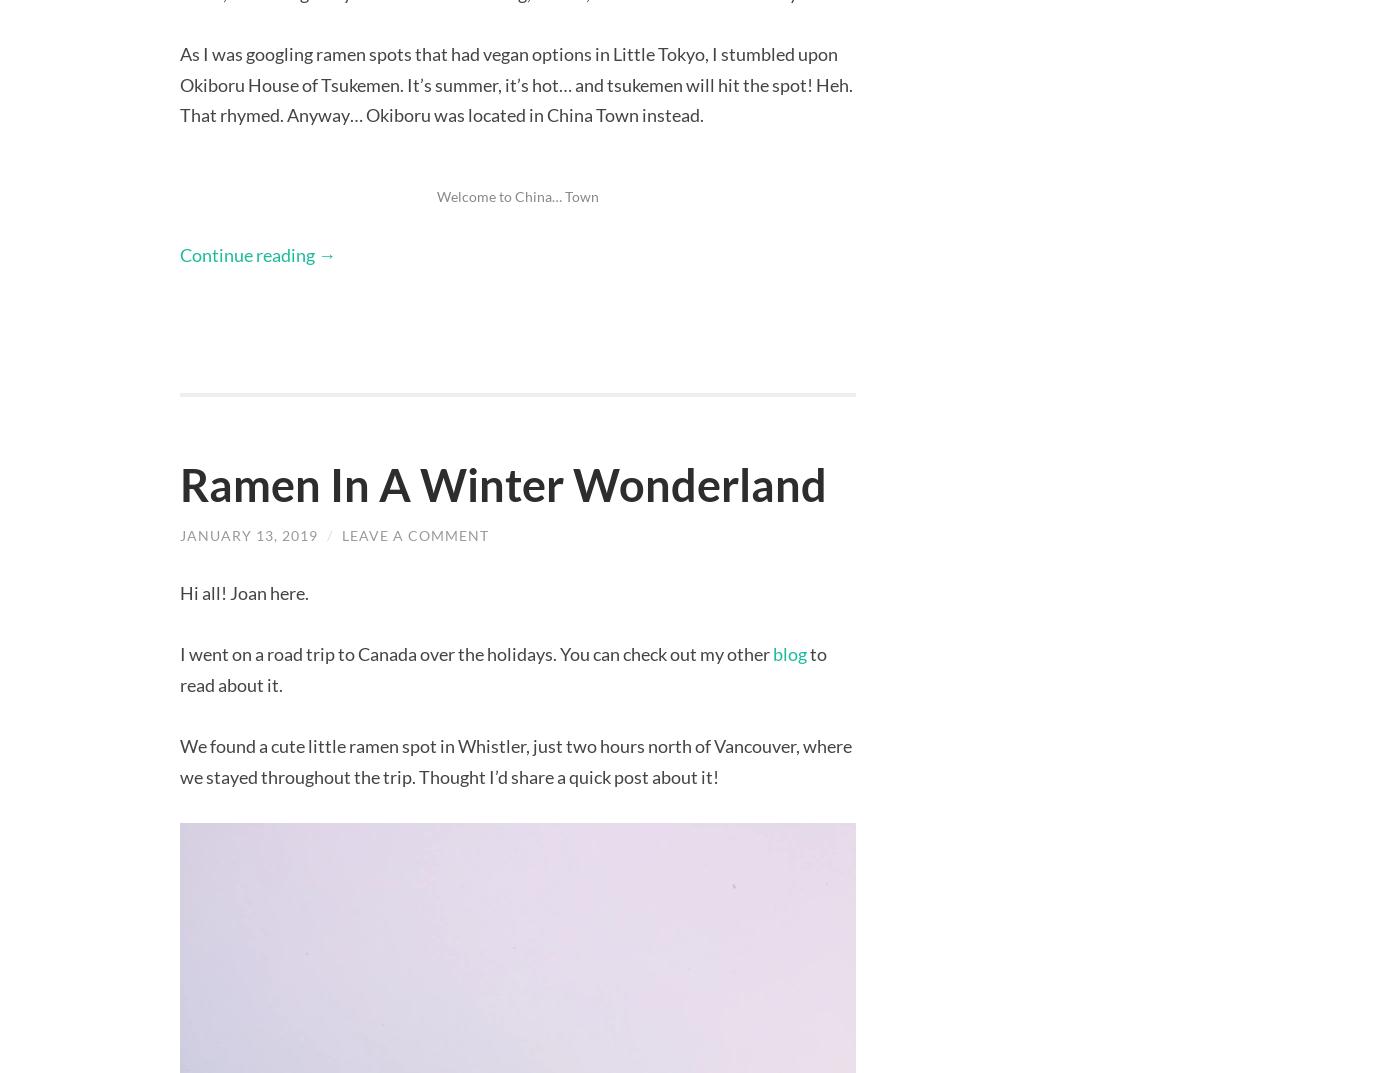 This screenshot has width=1400, height=1073. Describe the element at coordinates (179, 252) in the screenshot. I see `'Continue reading'` at that location.